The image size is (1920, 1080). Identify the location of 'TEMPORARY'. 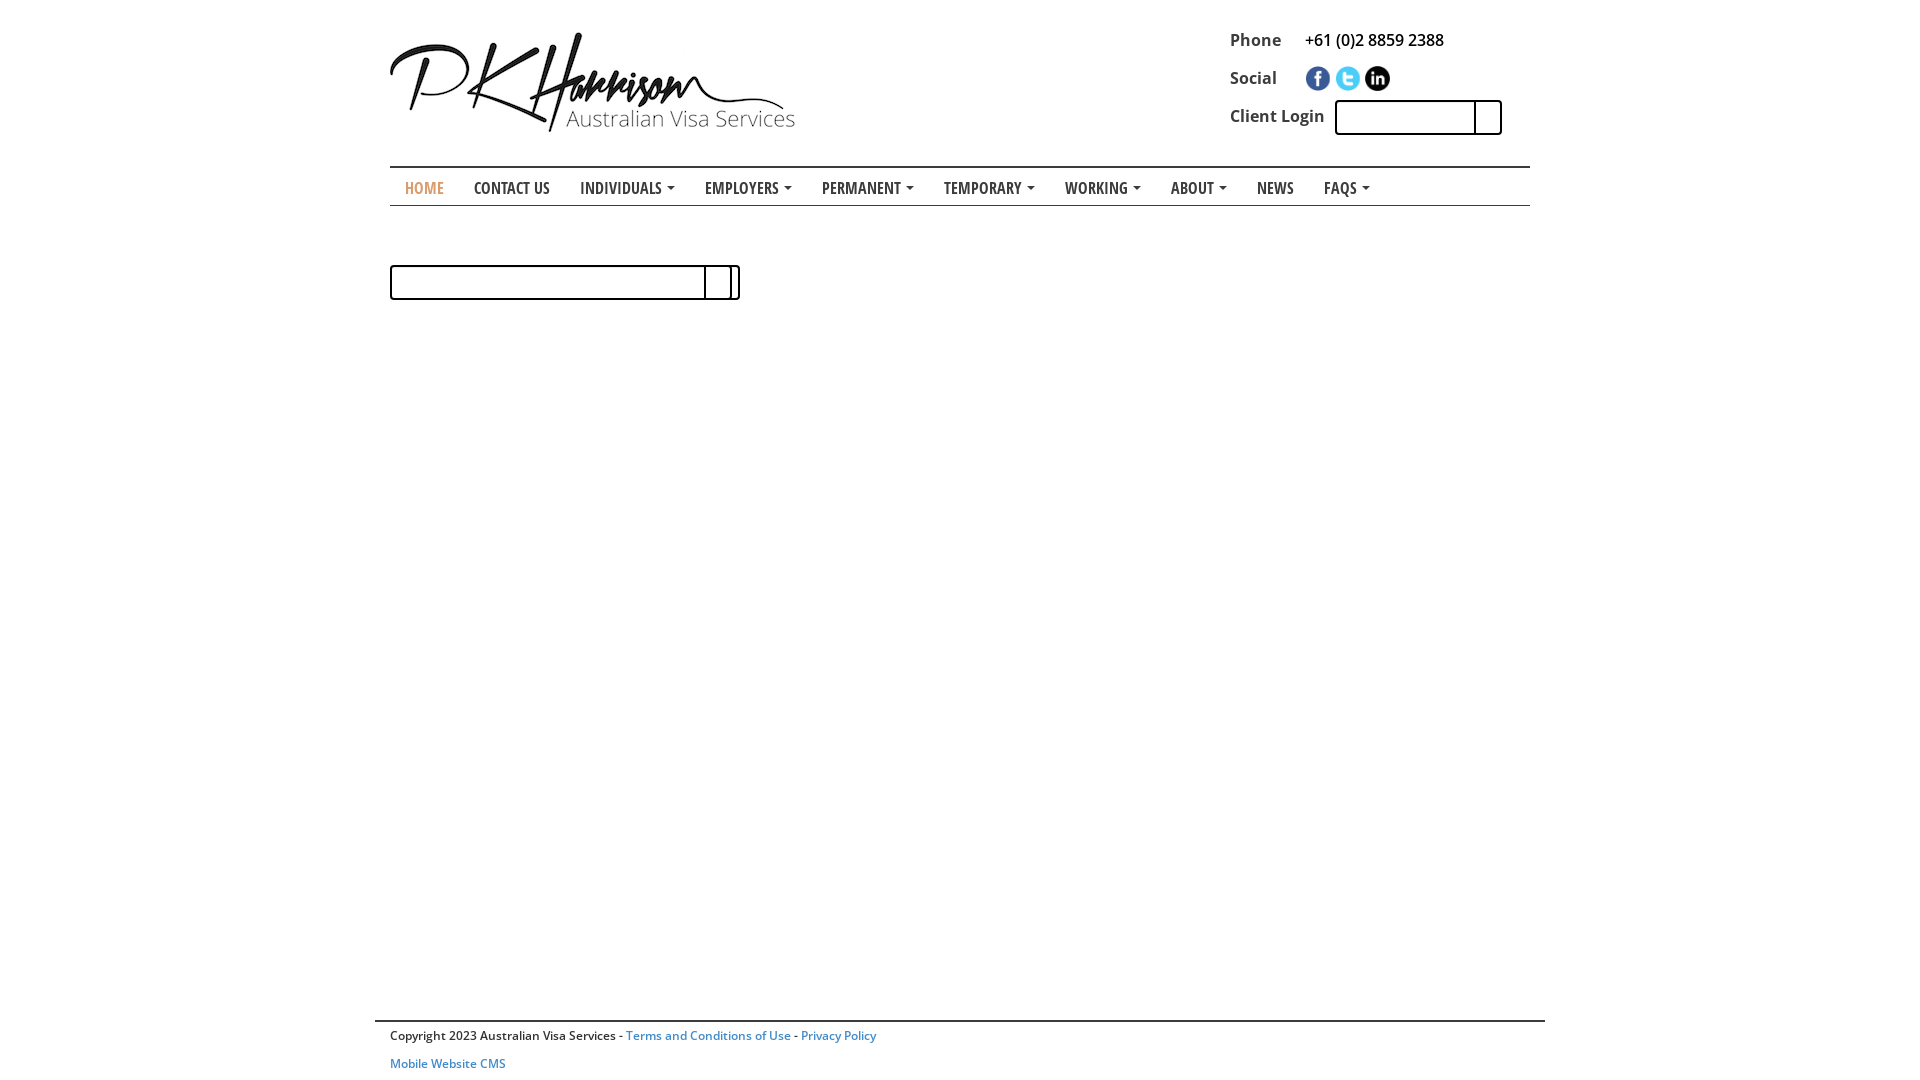
(989, 186).